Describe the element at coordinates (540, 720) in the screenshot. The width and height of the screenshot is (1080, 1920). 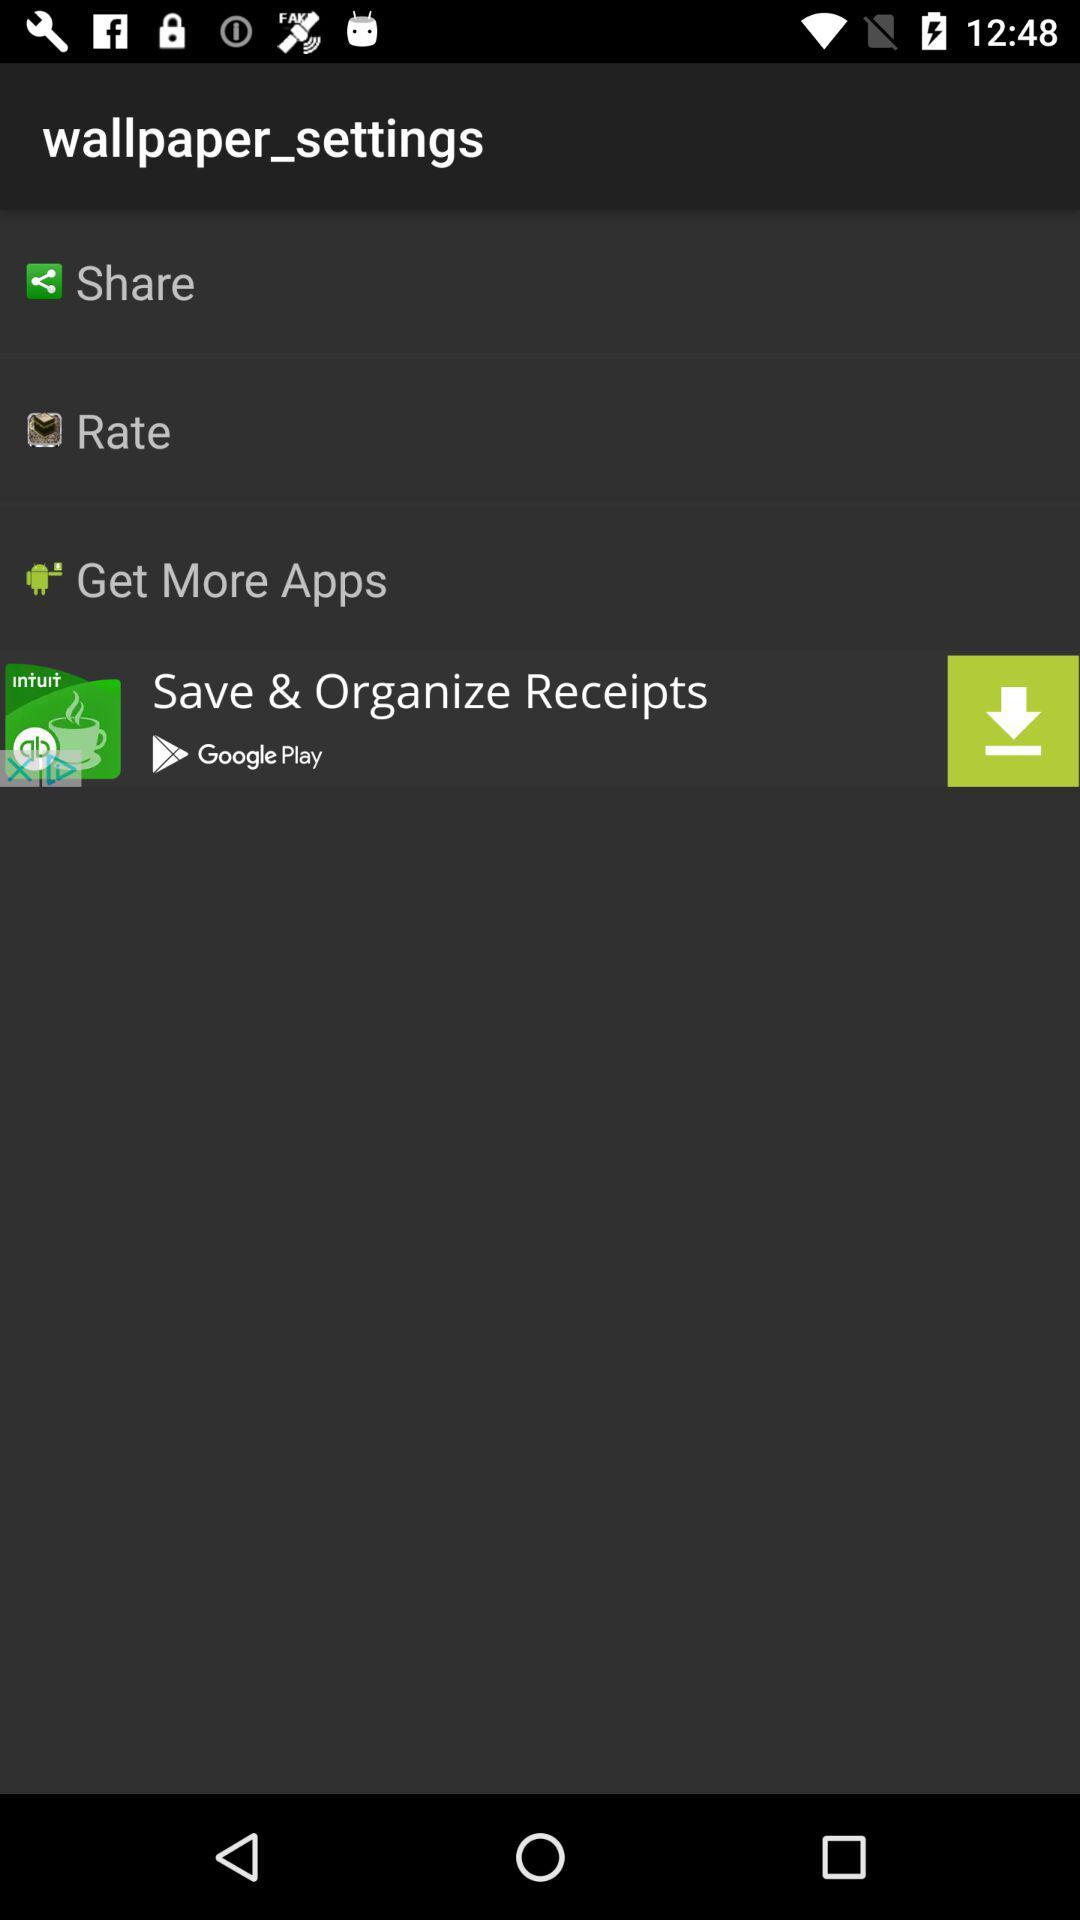
I see `todo aqui` at that location.